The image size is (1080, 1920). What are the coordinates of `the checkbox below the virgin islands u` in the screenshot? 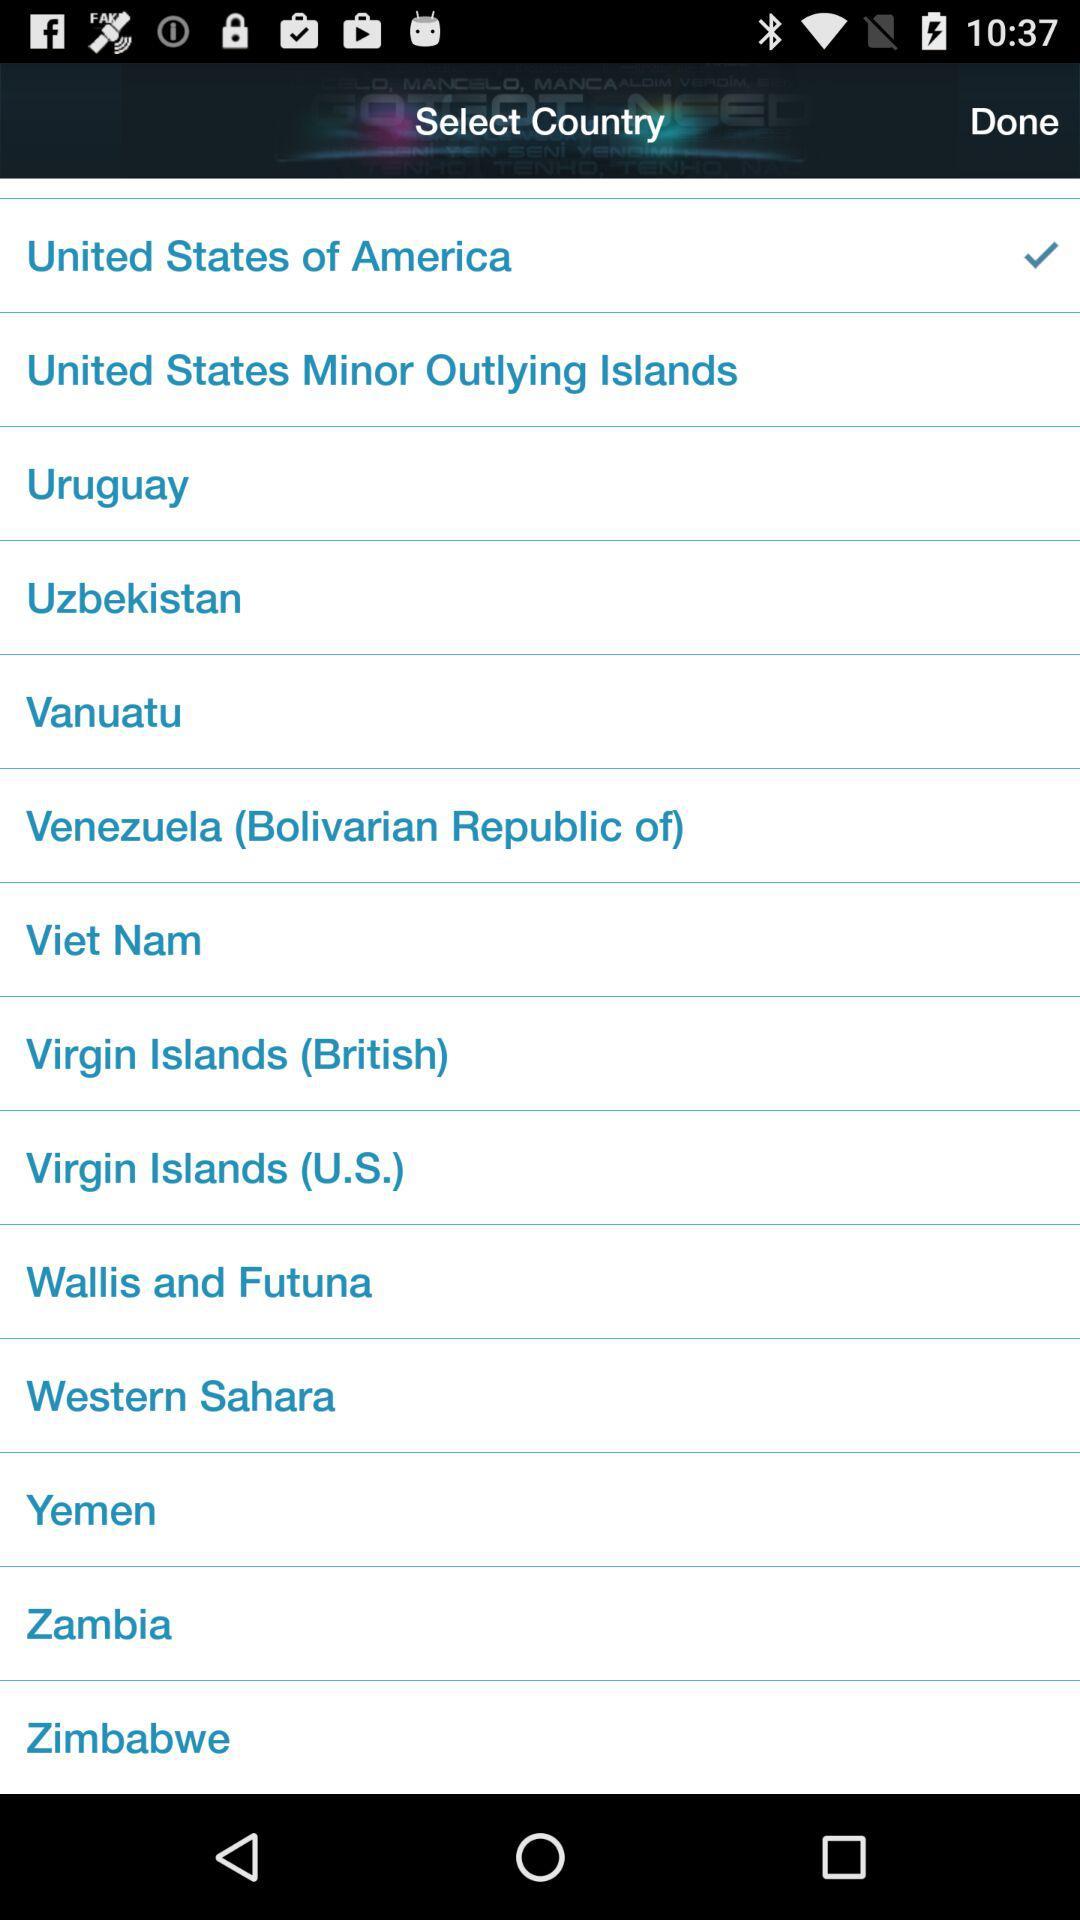 It's located at (540, 1281).